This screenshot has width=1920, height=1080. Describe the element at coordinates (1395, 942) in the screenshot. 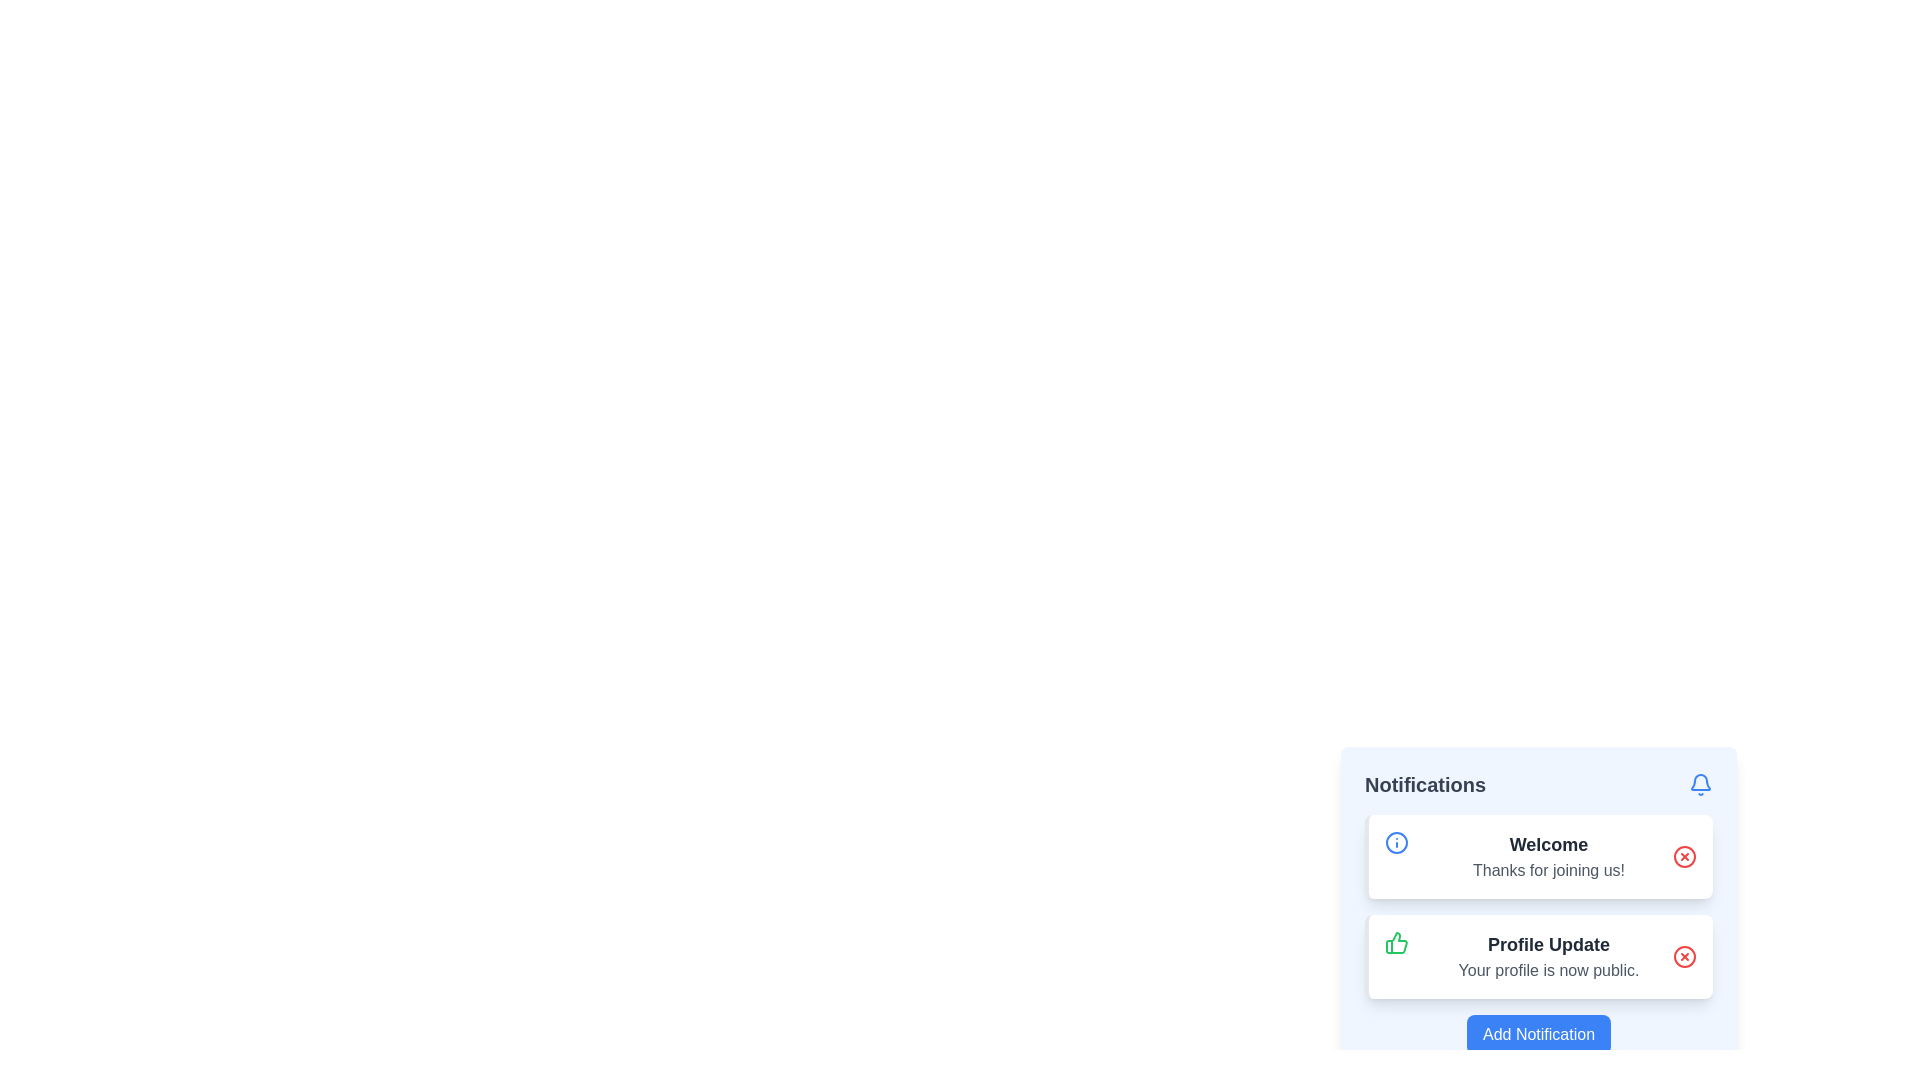

I see `the approval icon located in the bottom notification card titled 'Profile Update', positioned as the leftmost component of the card, to the left of the notification text` at that location.